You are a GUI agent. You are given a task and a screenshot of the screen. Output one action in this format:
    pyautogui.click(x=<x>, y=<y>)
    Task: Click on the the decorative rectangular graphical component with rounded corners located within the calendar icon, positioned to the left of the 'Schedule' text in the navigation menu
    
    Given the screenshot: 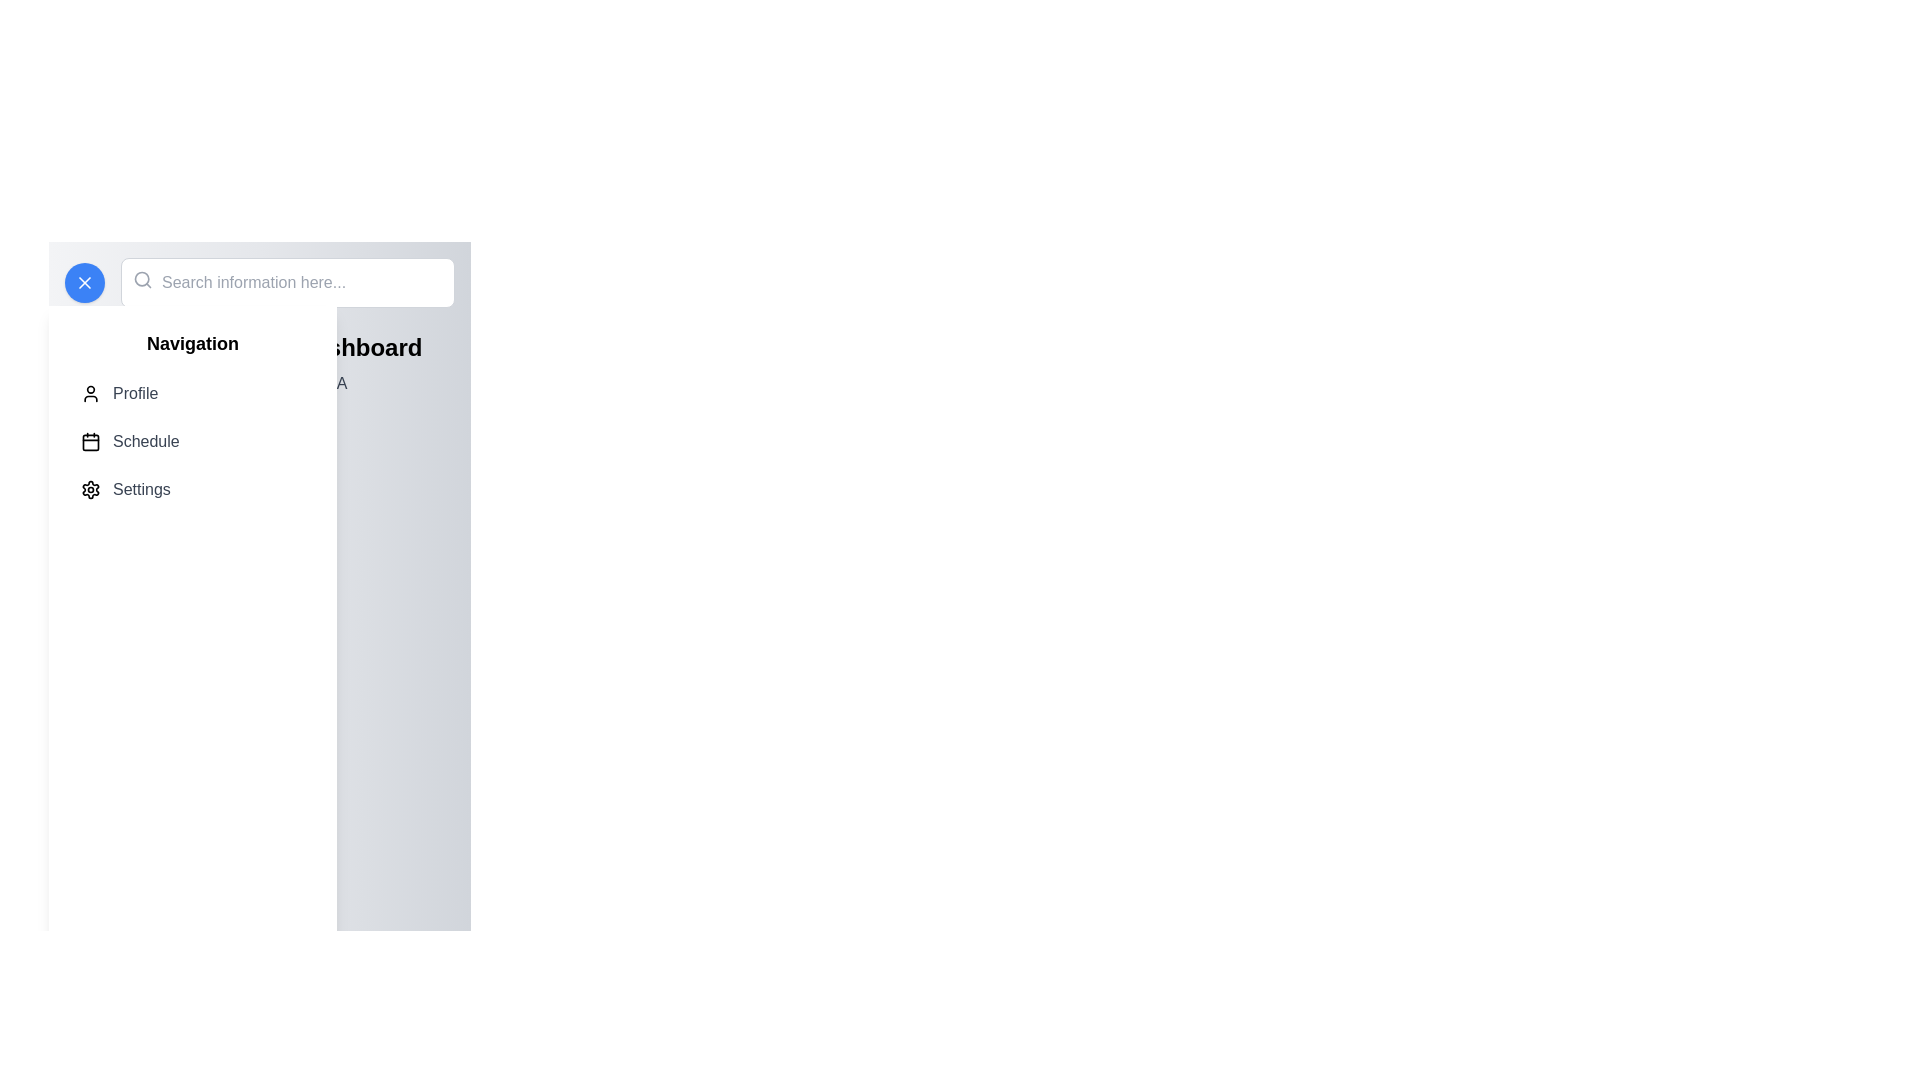 What is the action you would take?
    pyautogui.click(x=90, y=441)
    